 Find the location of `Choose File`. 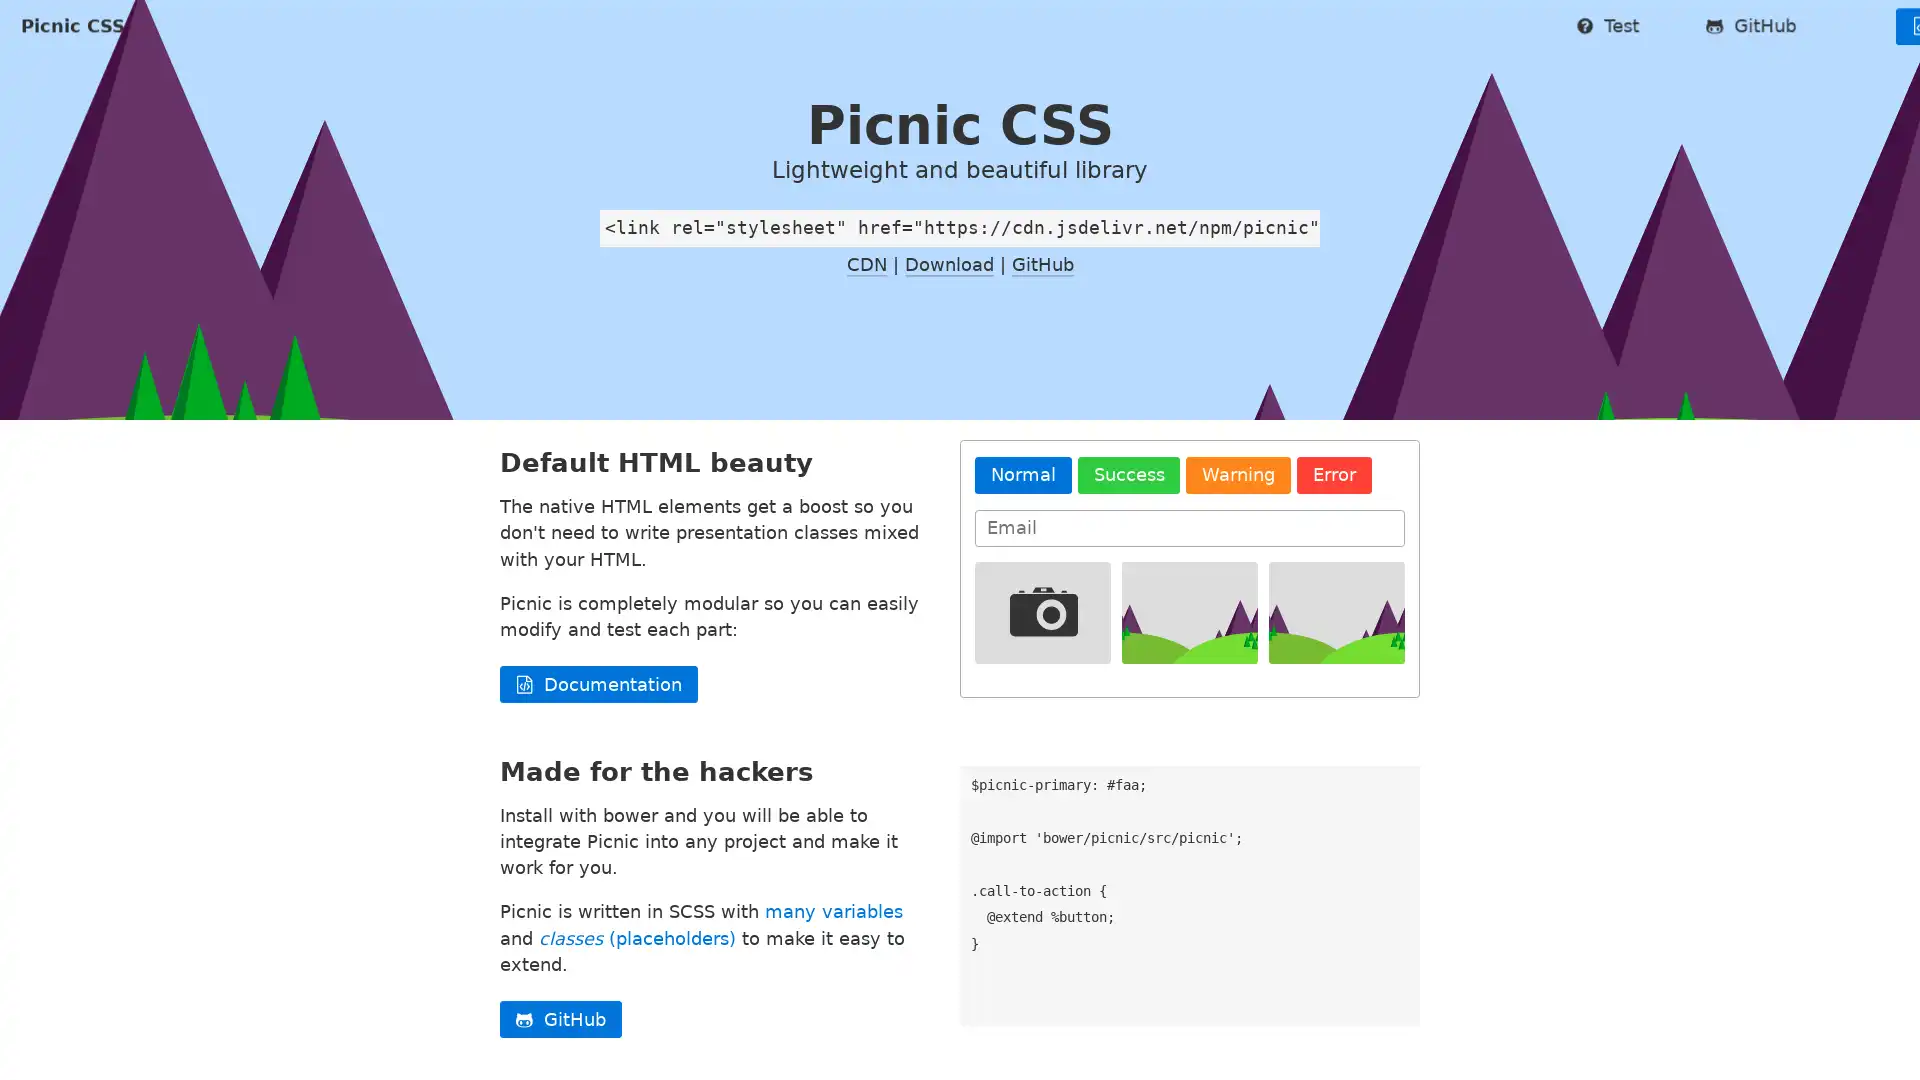

Choose File is located at coordinates (1033, 635).